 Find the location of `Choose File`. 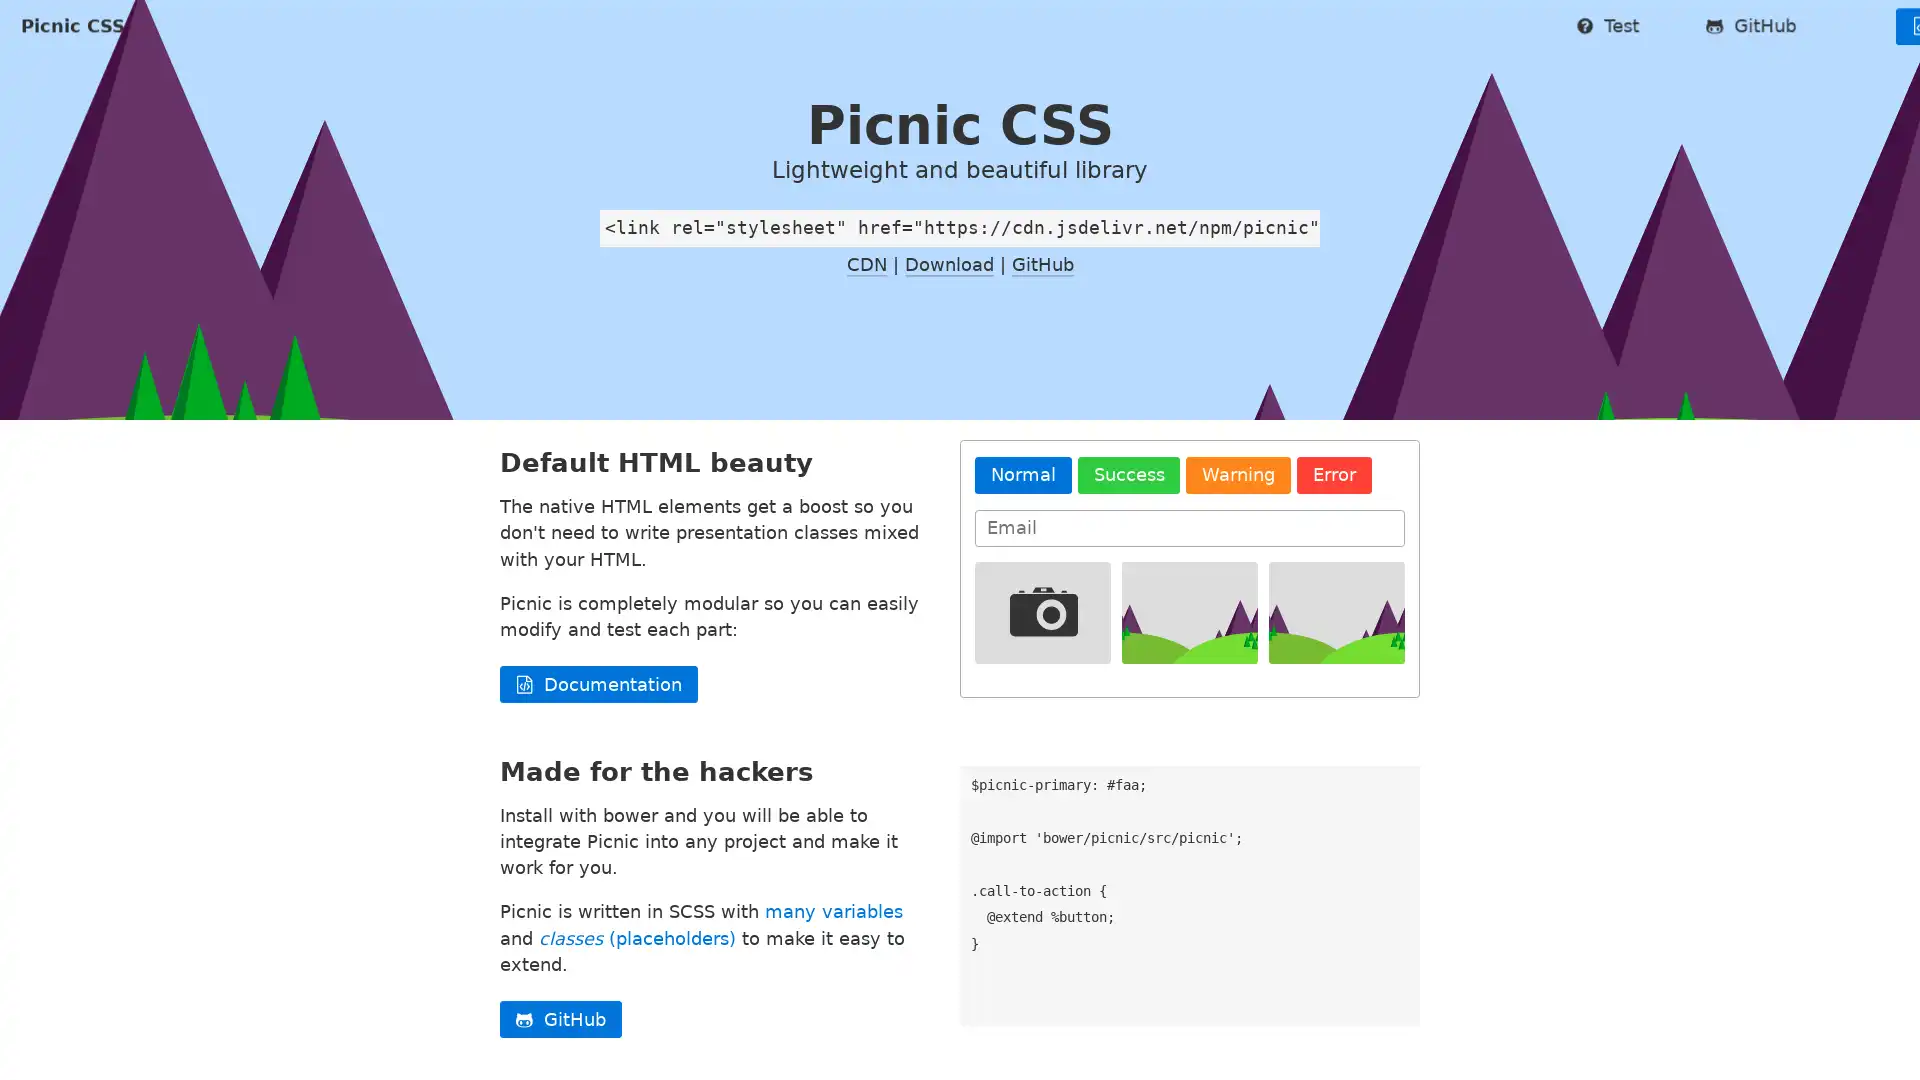

Choose File is located at coordinates (1033, 635).